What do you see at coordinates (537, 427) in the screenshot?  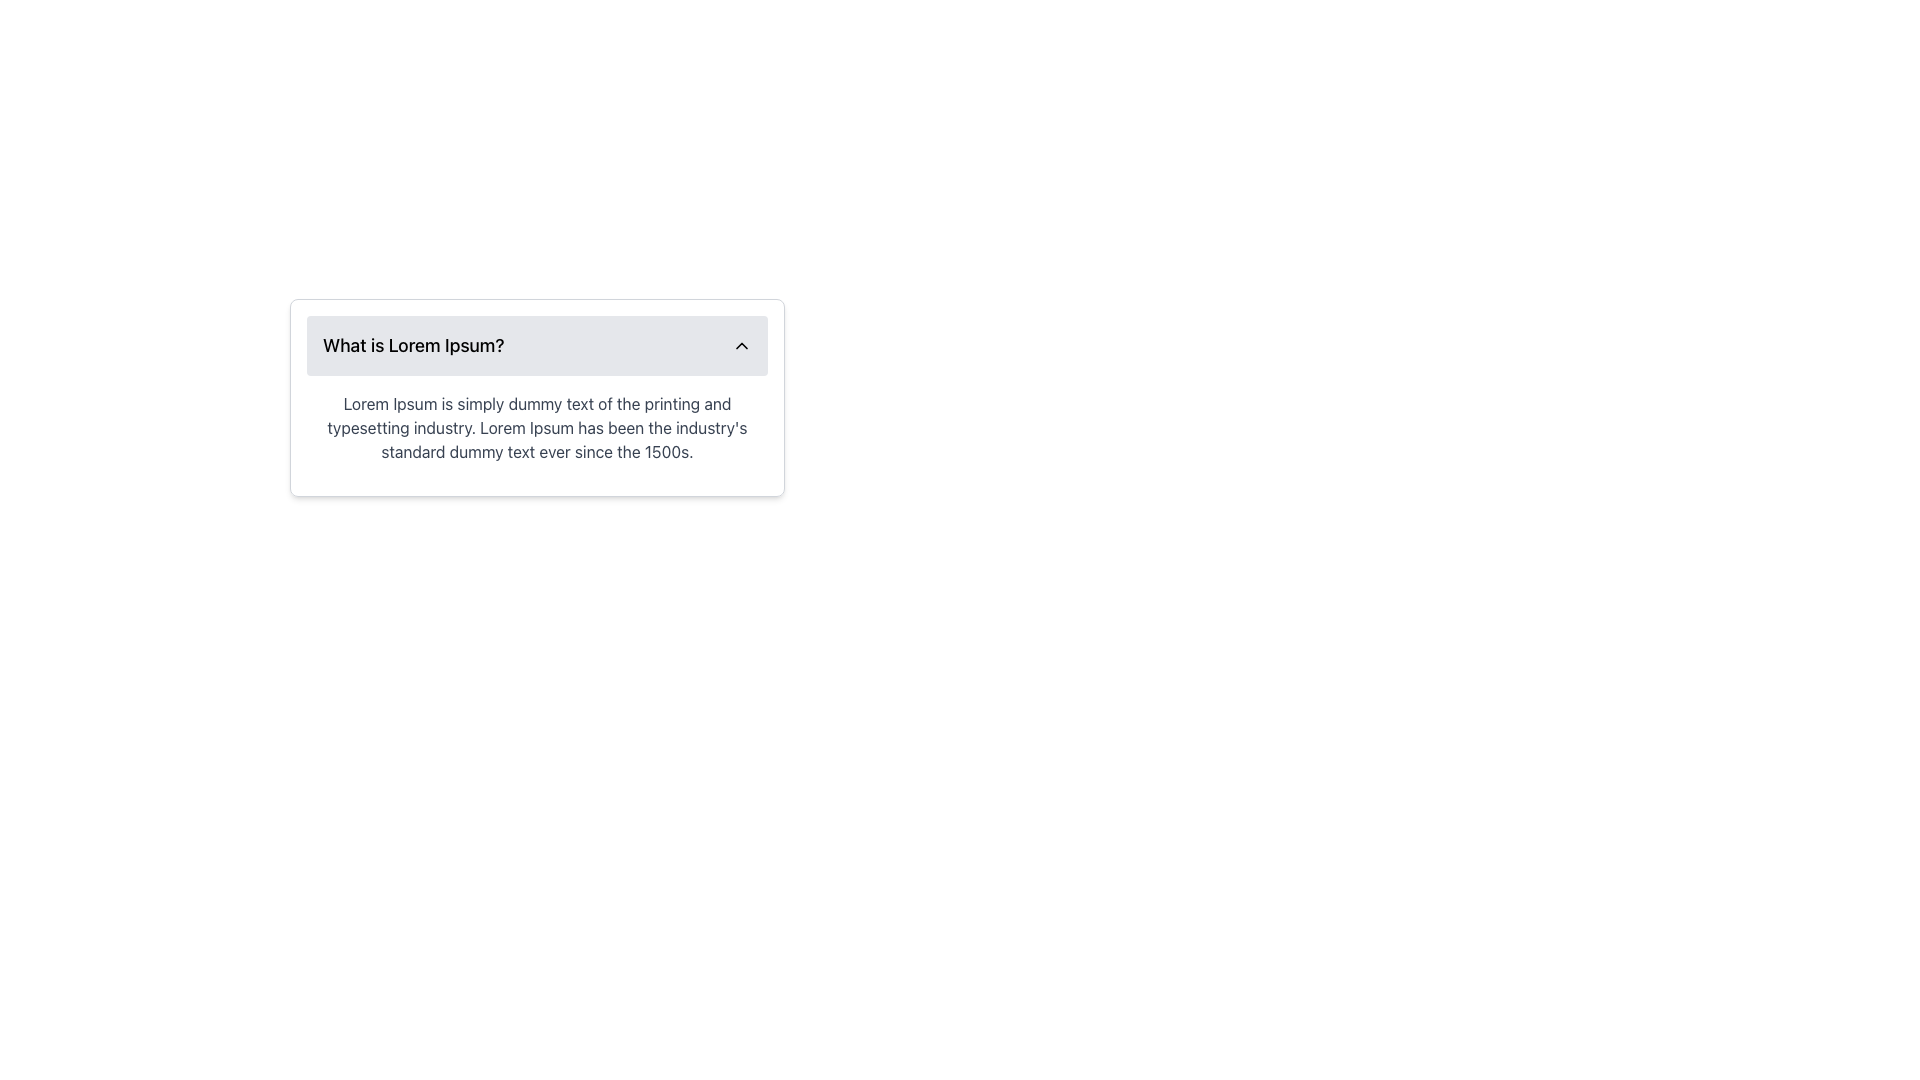 I see `text from the Text Block containing 'Lorem Ipsum is simply dummy text of the printing and typesetting industry.' located under the heading 'What is Lorem Ipsum?'` at bounding box center [537, 427].